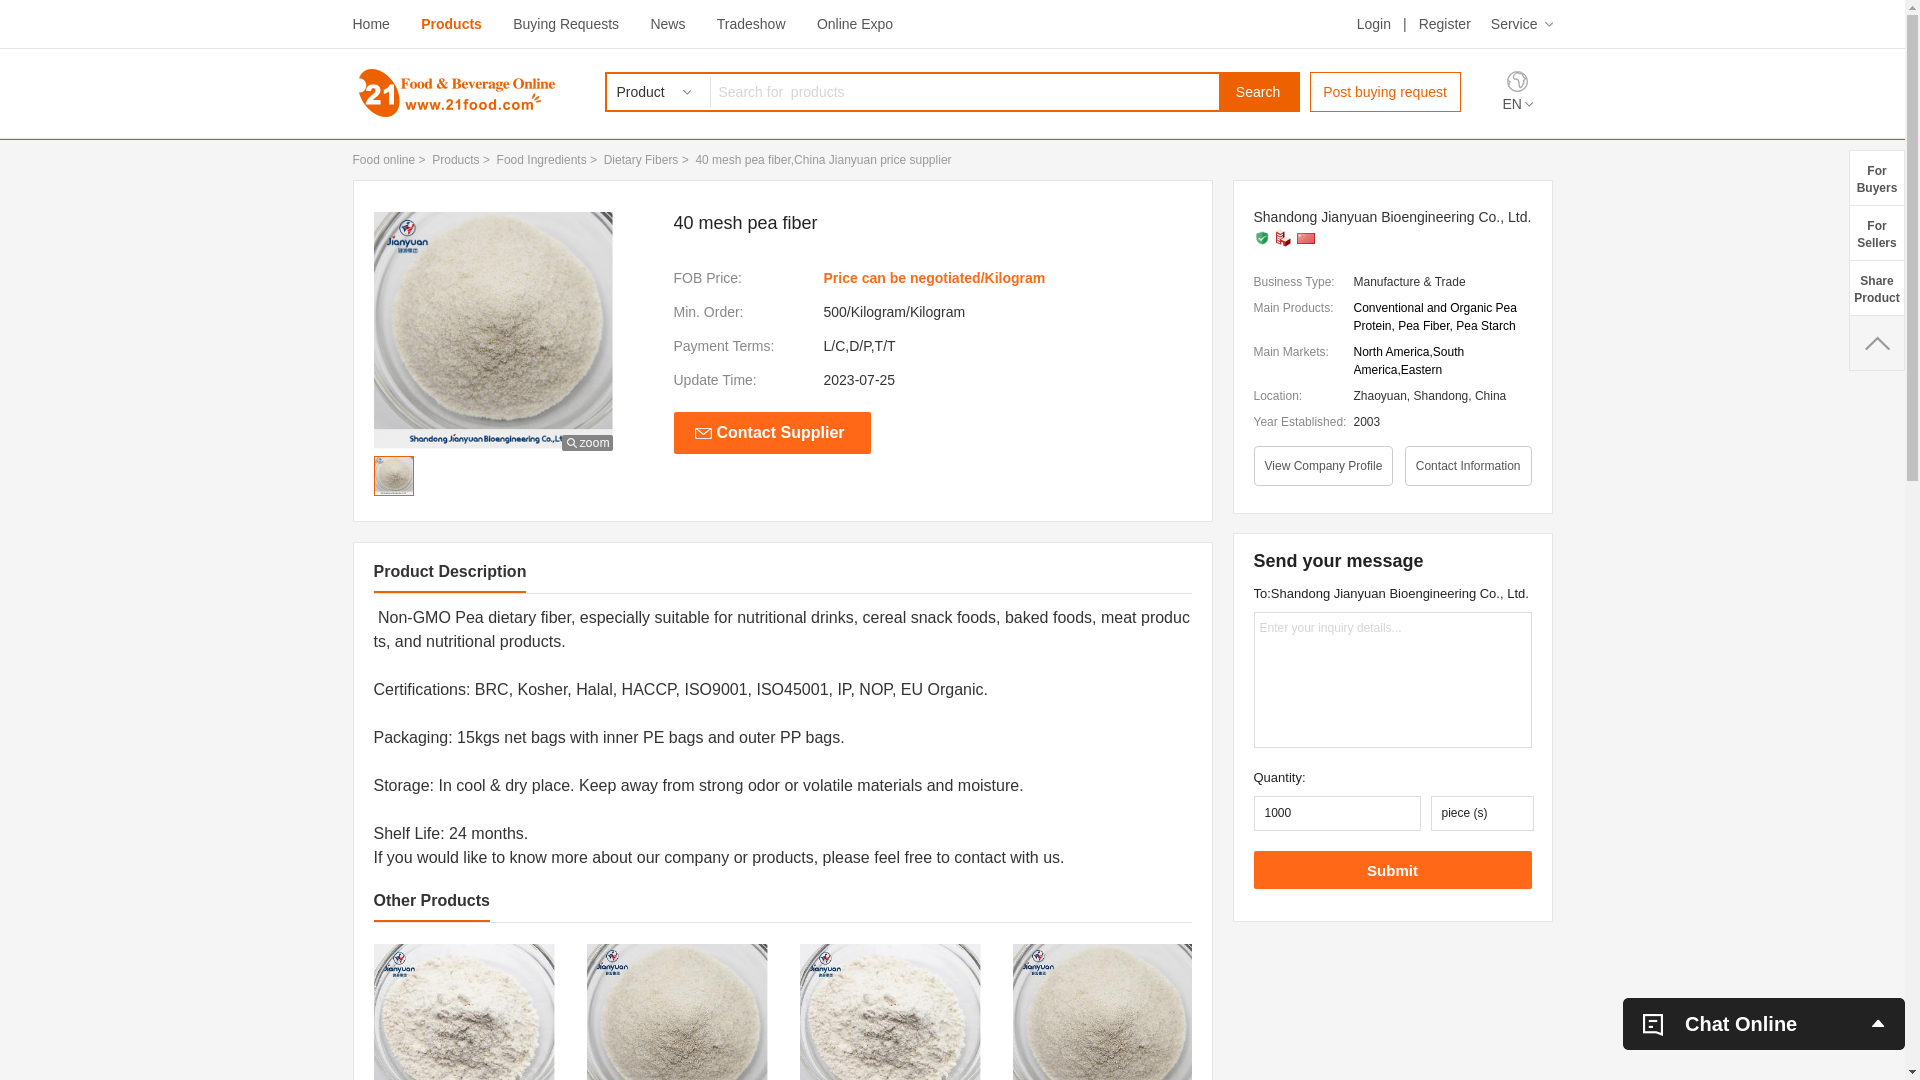 The width and height of the screenshot is (1920, 1080). What do you see at coordinates (716, 23) in the screenshot?
I see `'Tradeshow'` at bounding box center [716, 23].